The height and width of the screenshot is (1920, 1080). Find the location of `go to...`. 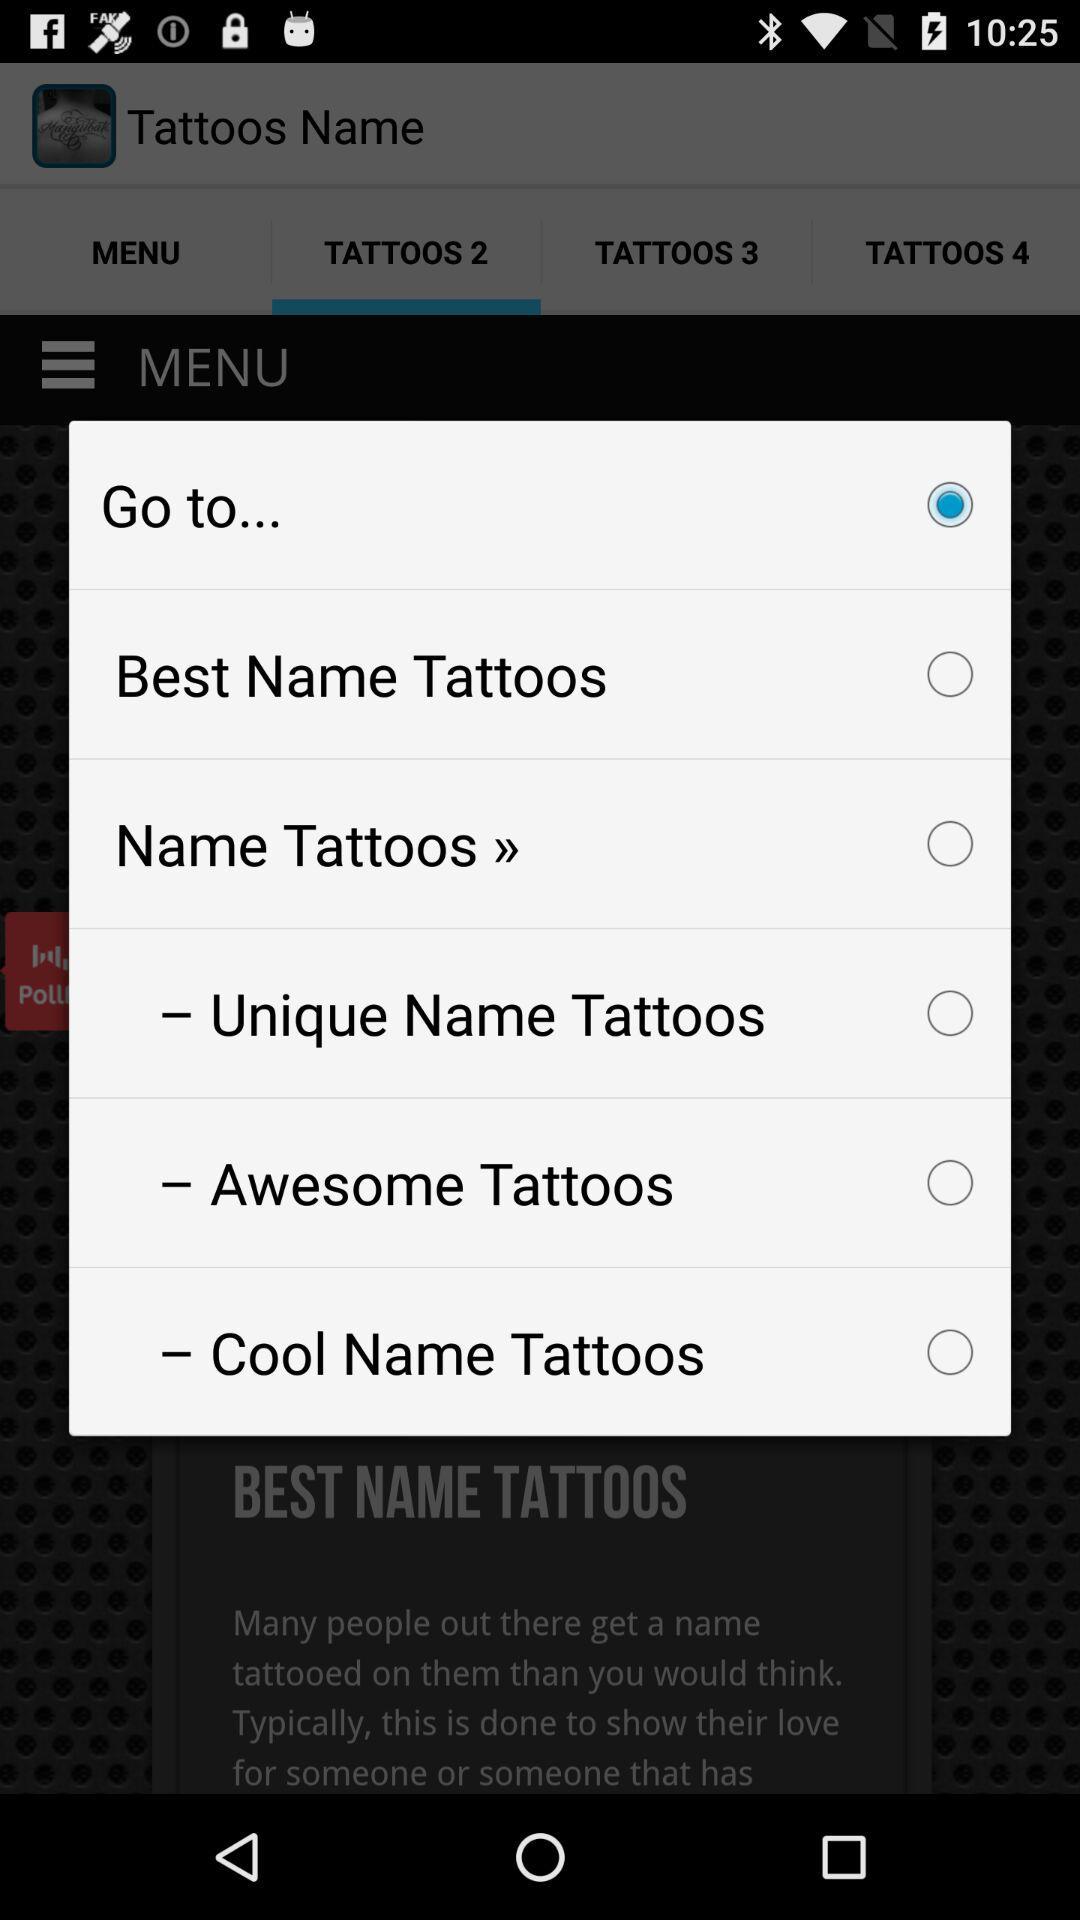

go to... is located at coordinates (540, 504).